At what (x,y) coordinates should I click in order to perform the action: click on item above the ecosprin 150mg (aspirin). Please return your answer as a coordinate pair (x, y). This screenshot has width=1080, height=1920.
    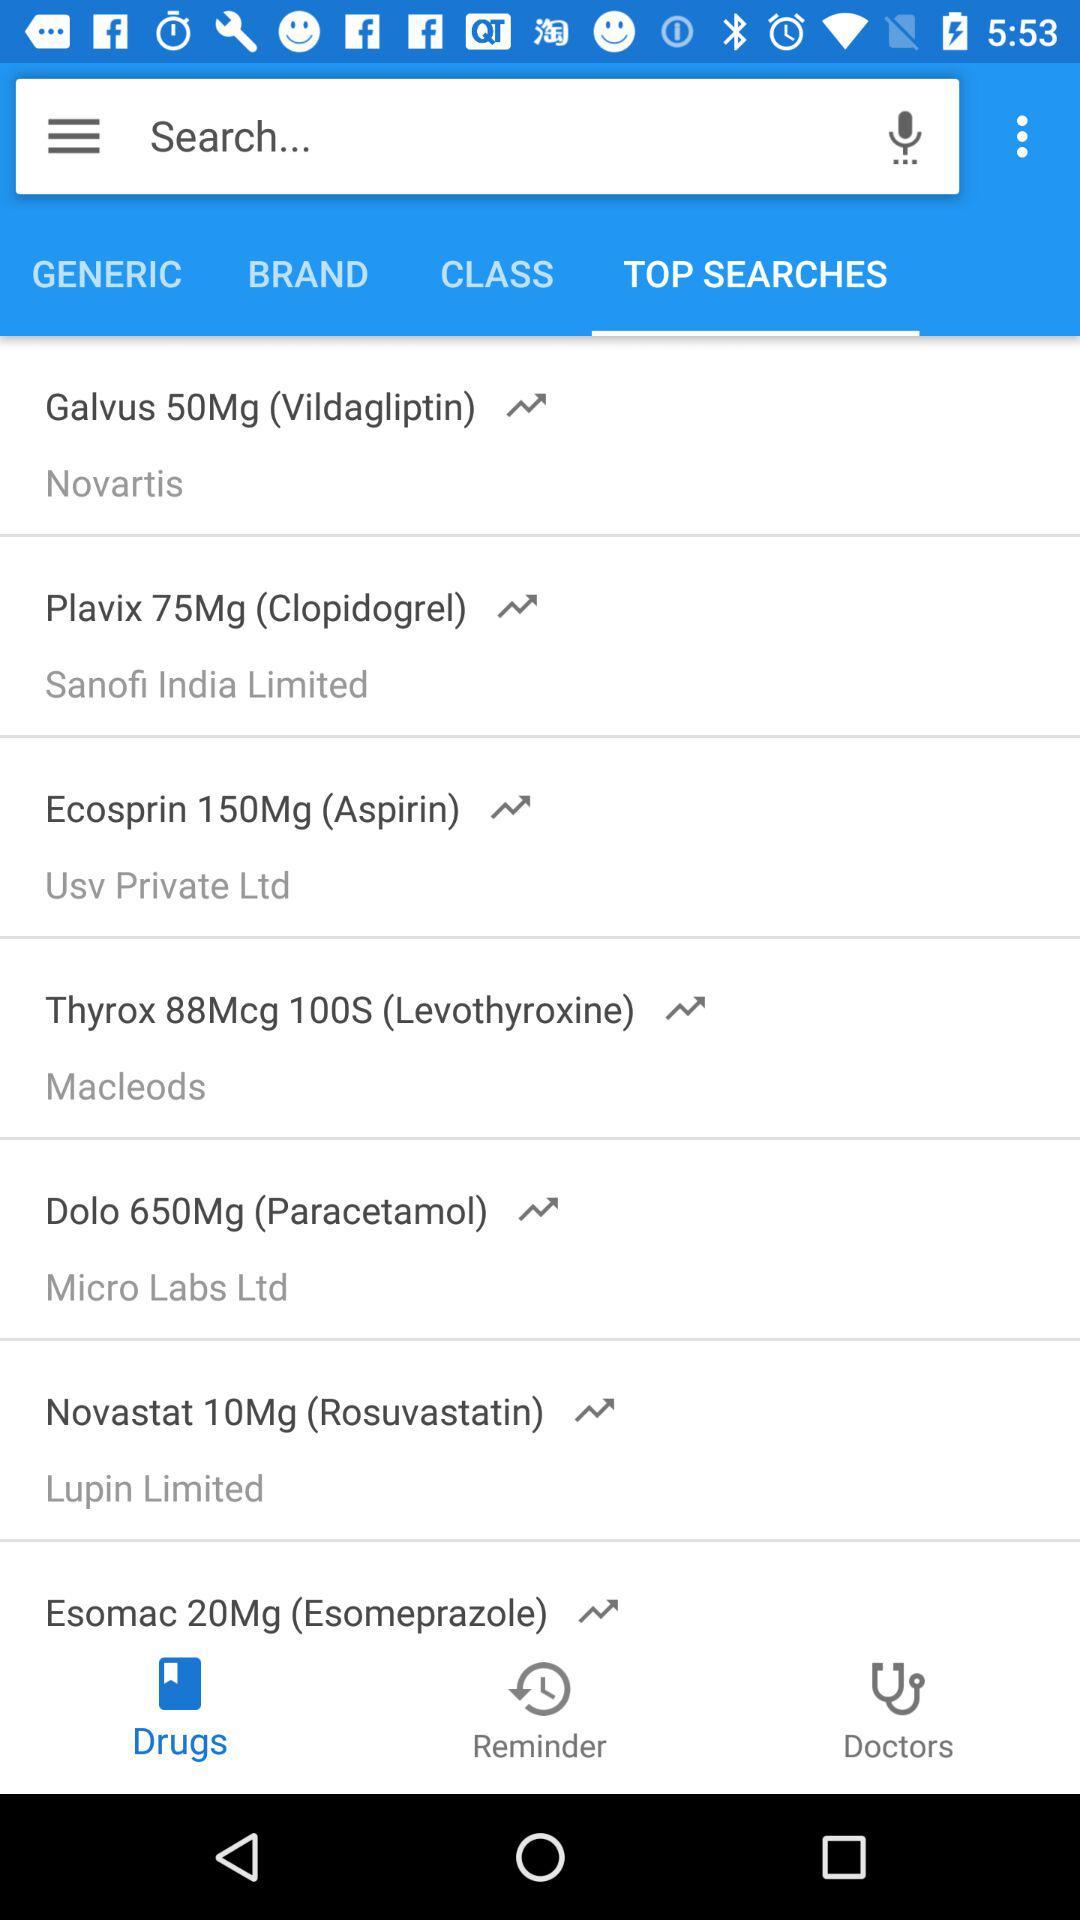
    Looking at the image, I should click on (549, 690).